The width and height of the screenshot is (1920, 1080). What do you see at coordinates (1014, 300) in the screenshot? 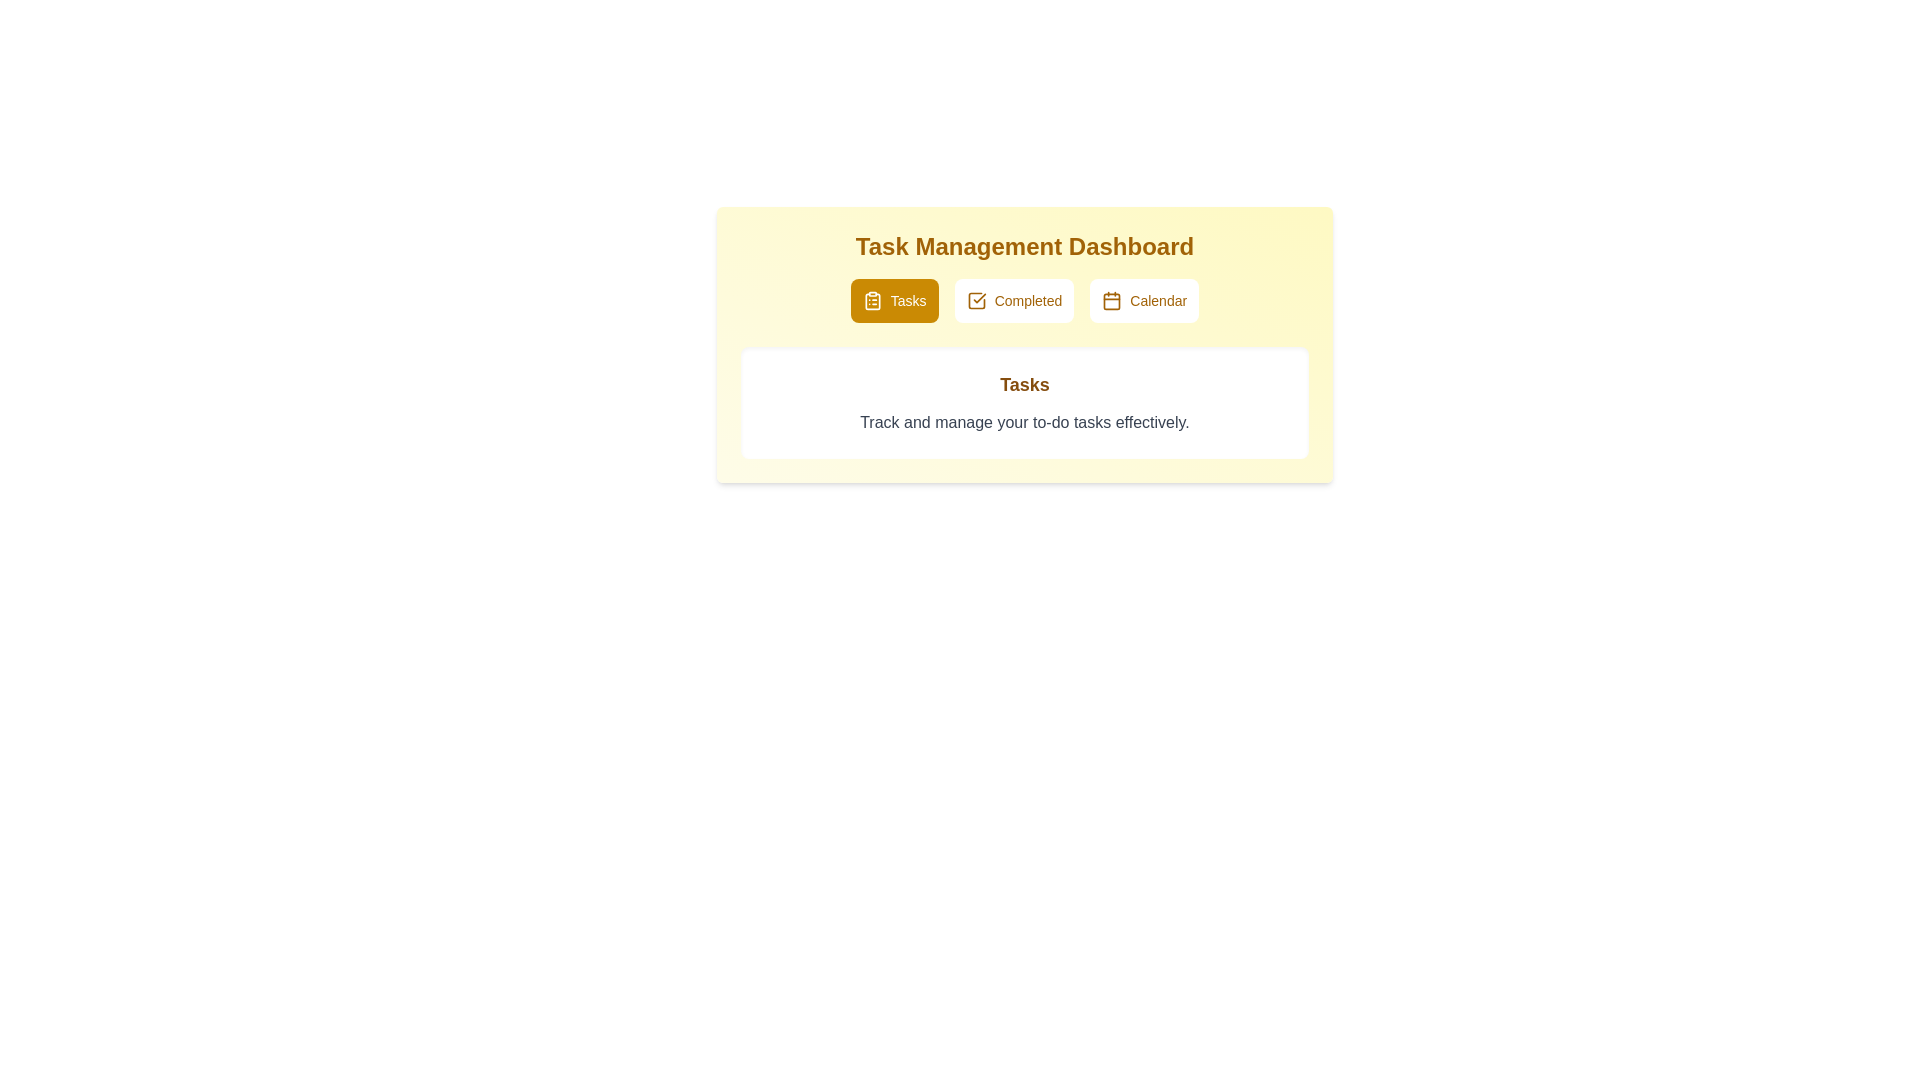
I see `the Completed button to observe its UI effects` at bounding box center [1014, 300].